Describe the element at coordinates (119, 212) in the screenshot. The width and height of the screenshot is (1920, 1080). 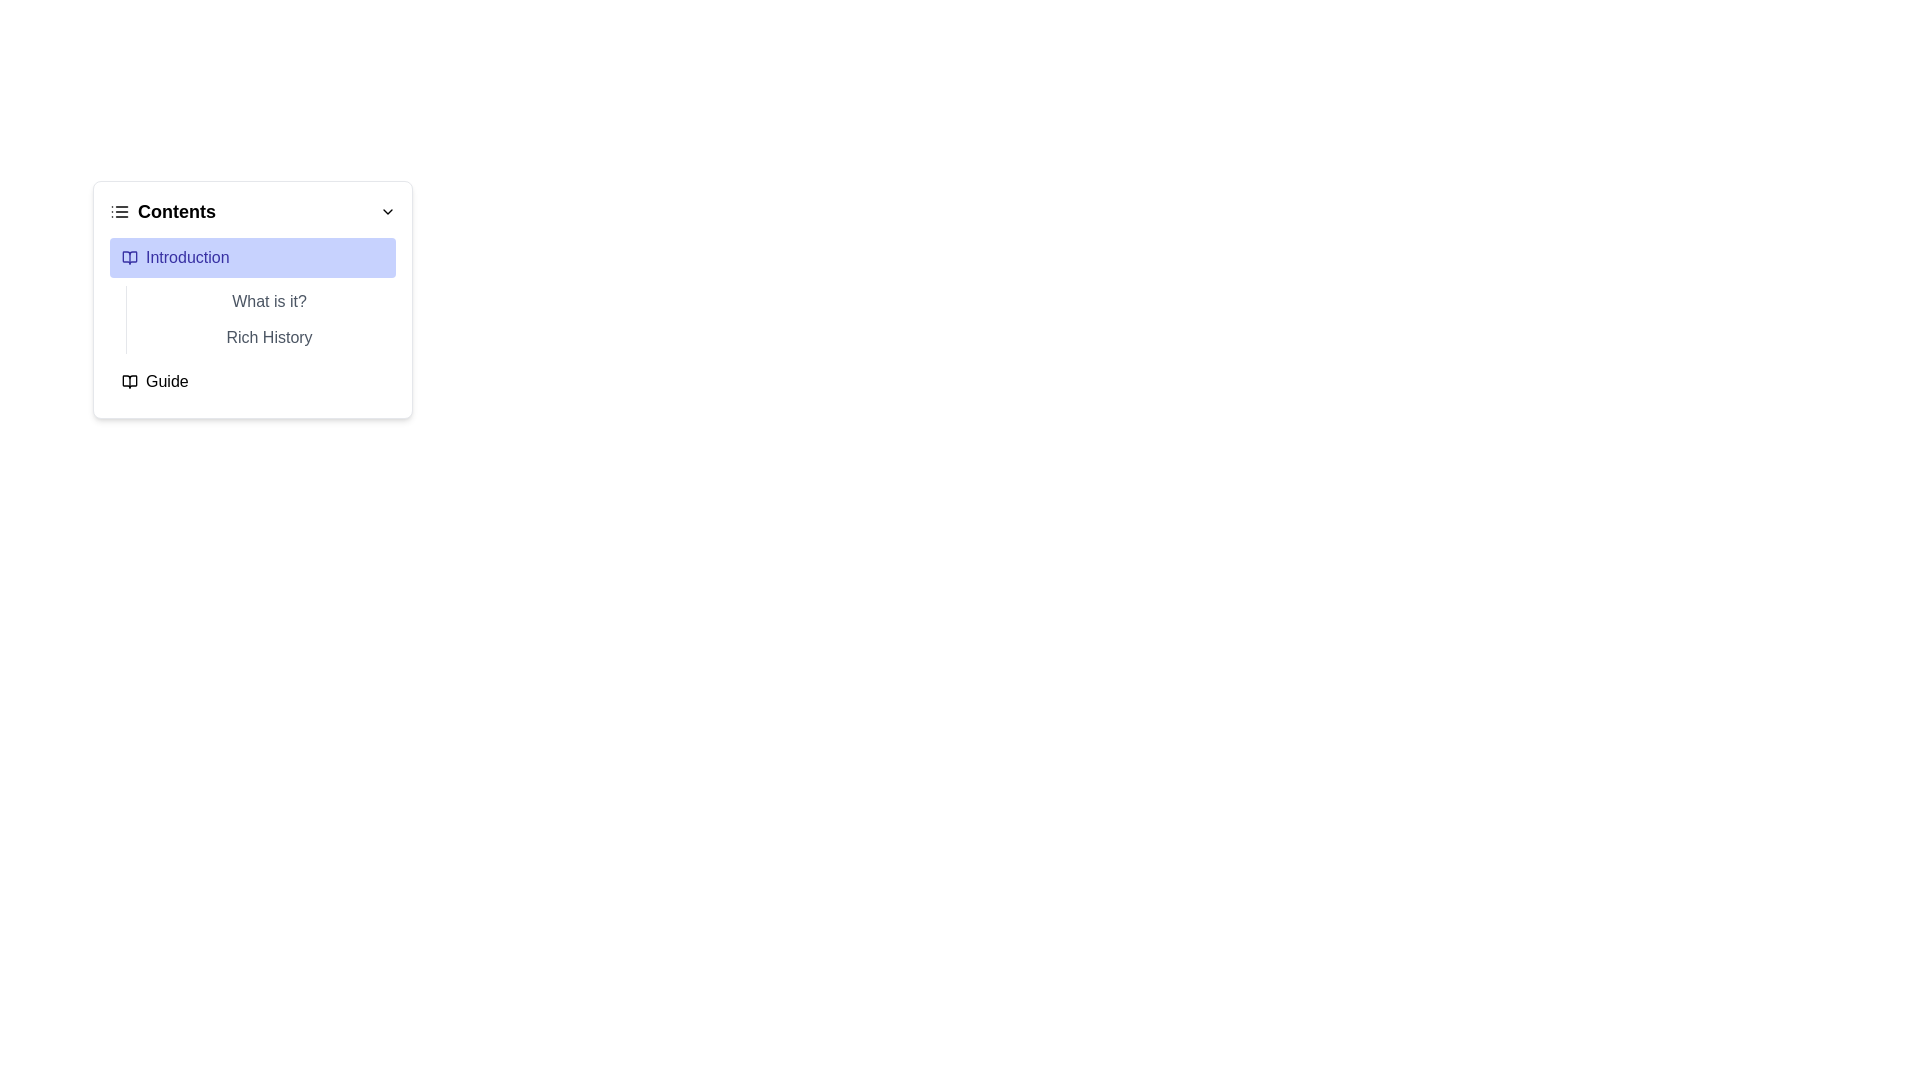
I see `the minimalistic icon resembling a list, which is located to the left of the 'Contents' label in the section header` at that location.